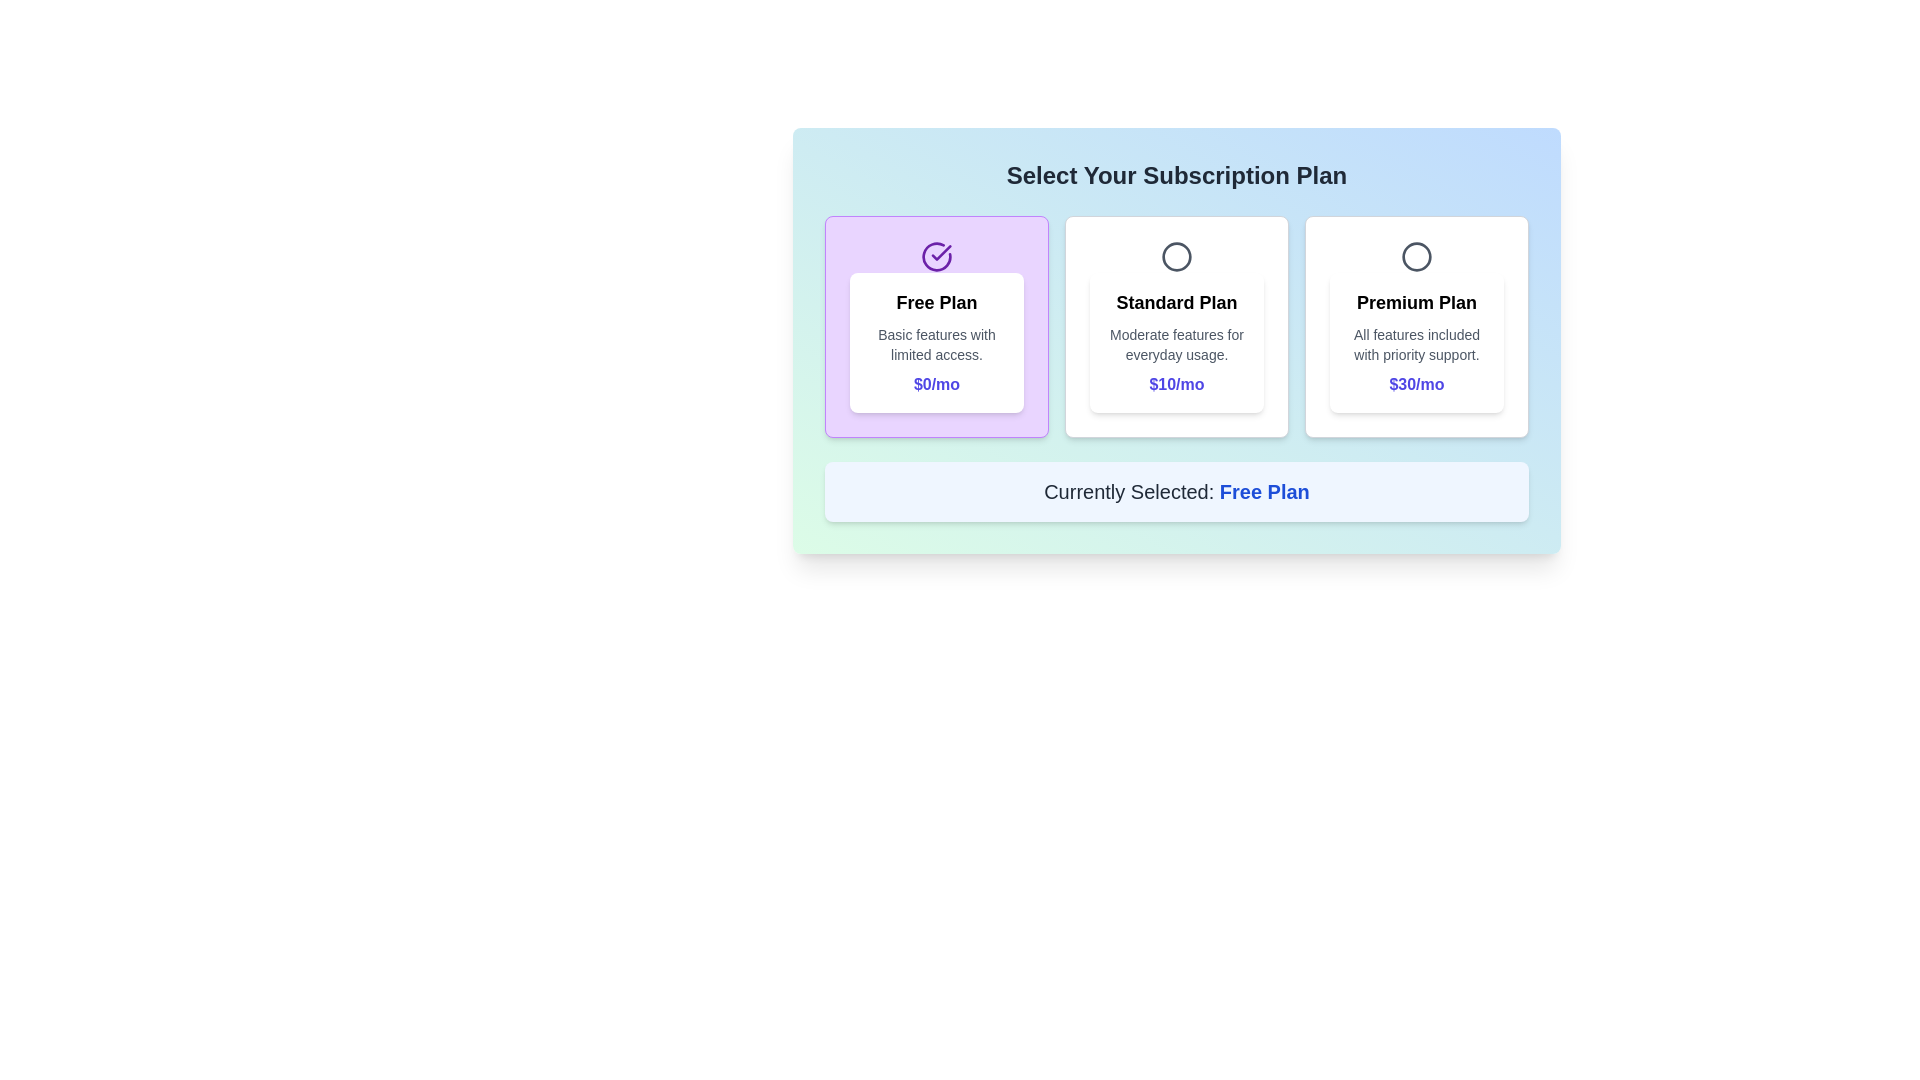 The image size is (1920, 1080). What do you see at coordinates (935, 343) in the screenshot?
I see `the text block that reads 'Basic features with limited access.' positioned below the 'Free Plan' title` at bounding box center [935, 343].